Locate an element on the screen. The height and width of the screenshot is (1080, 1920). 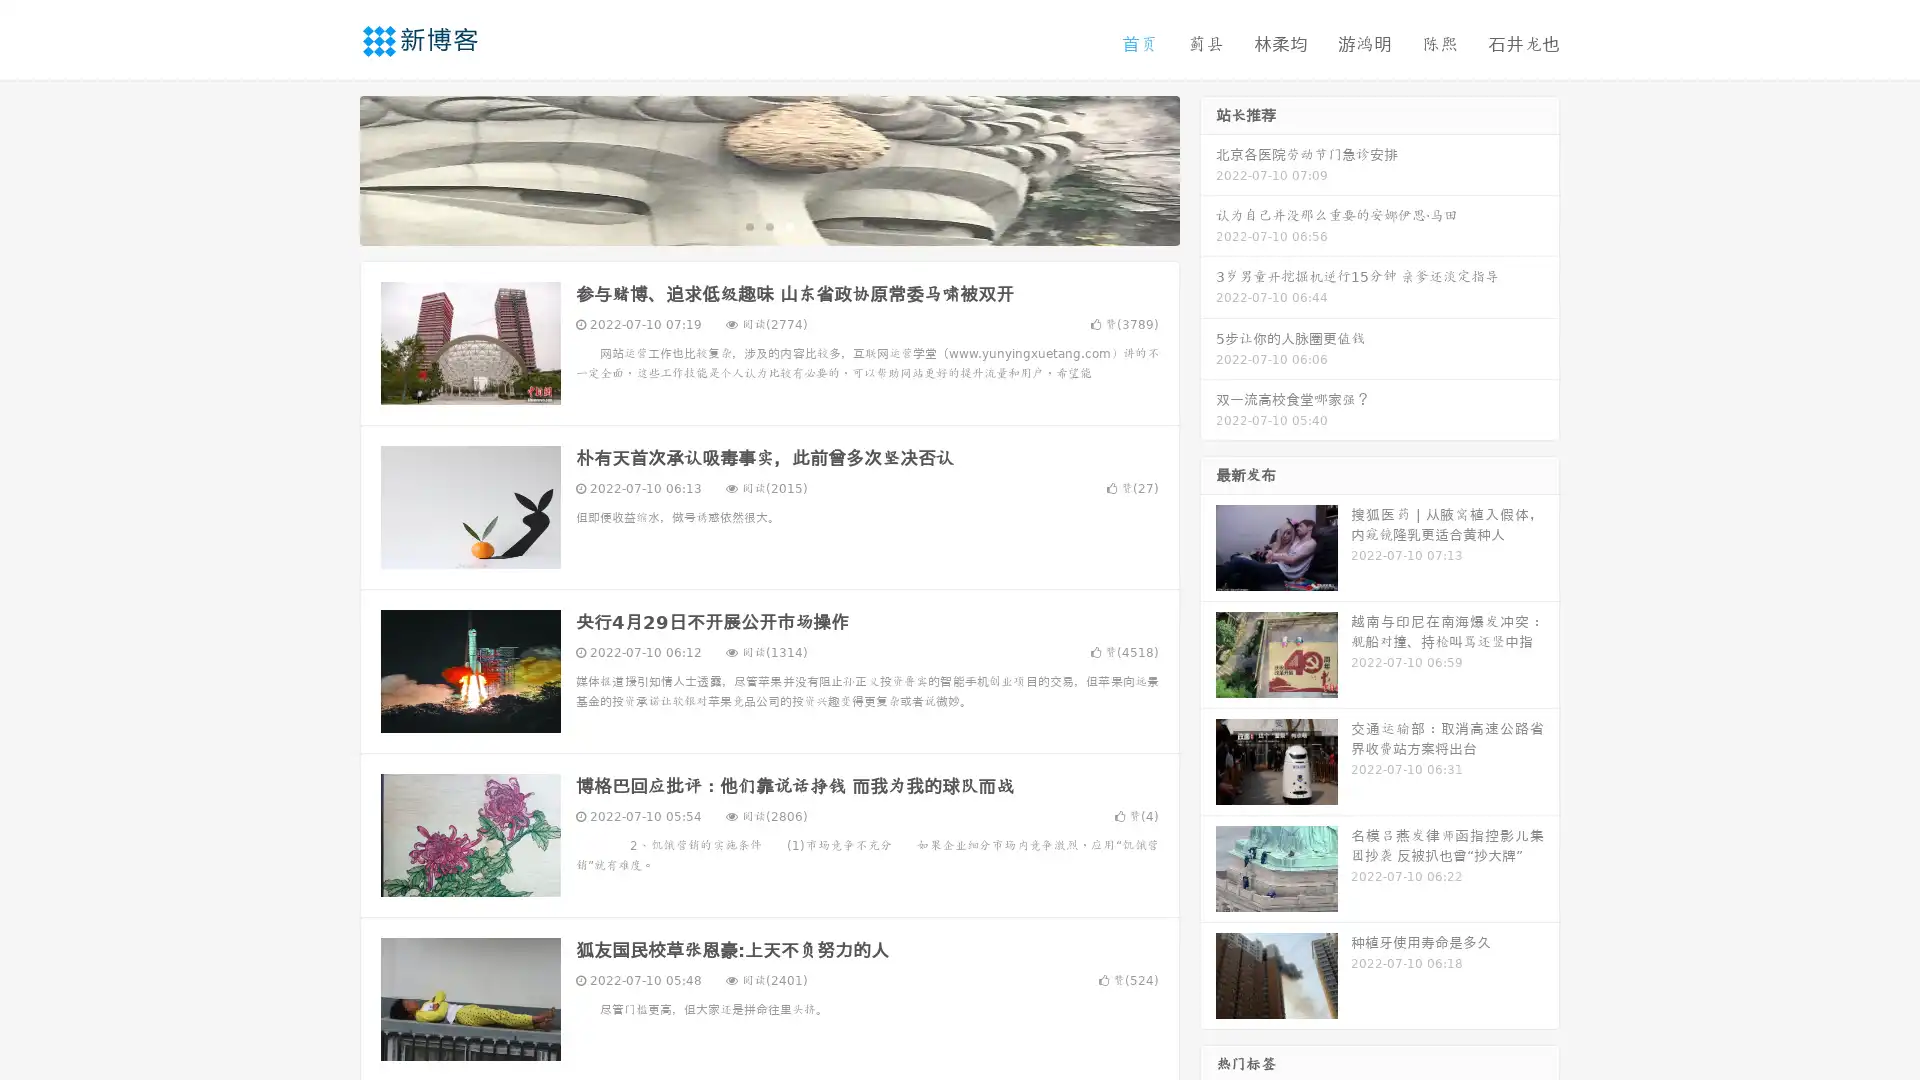
Next slide is located at coordinates (1208, 168).